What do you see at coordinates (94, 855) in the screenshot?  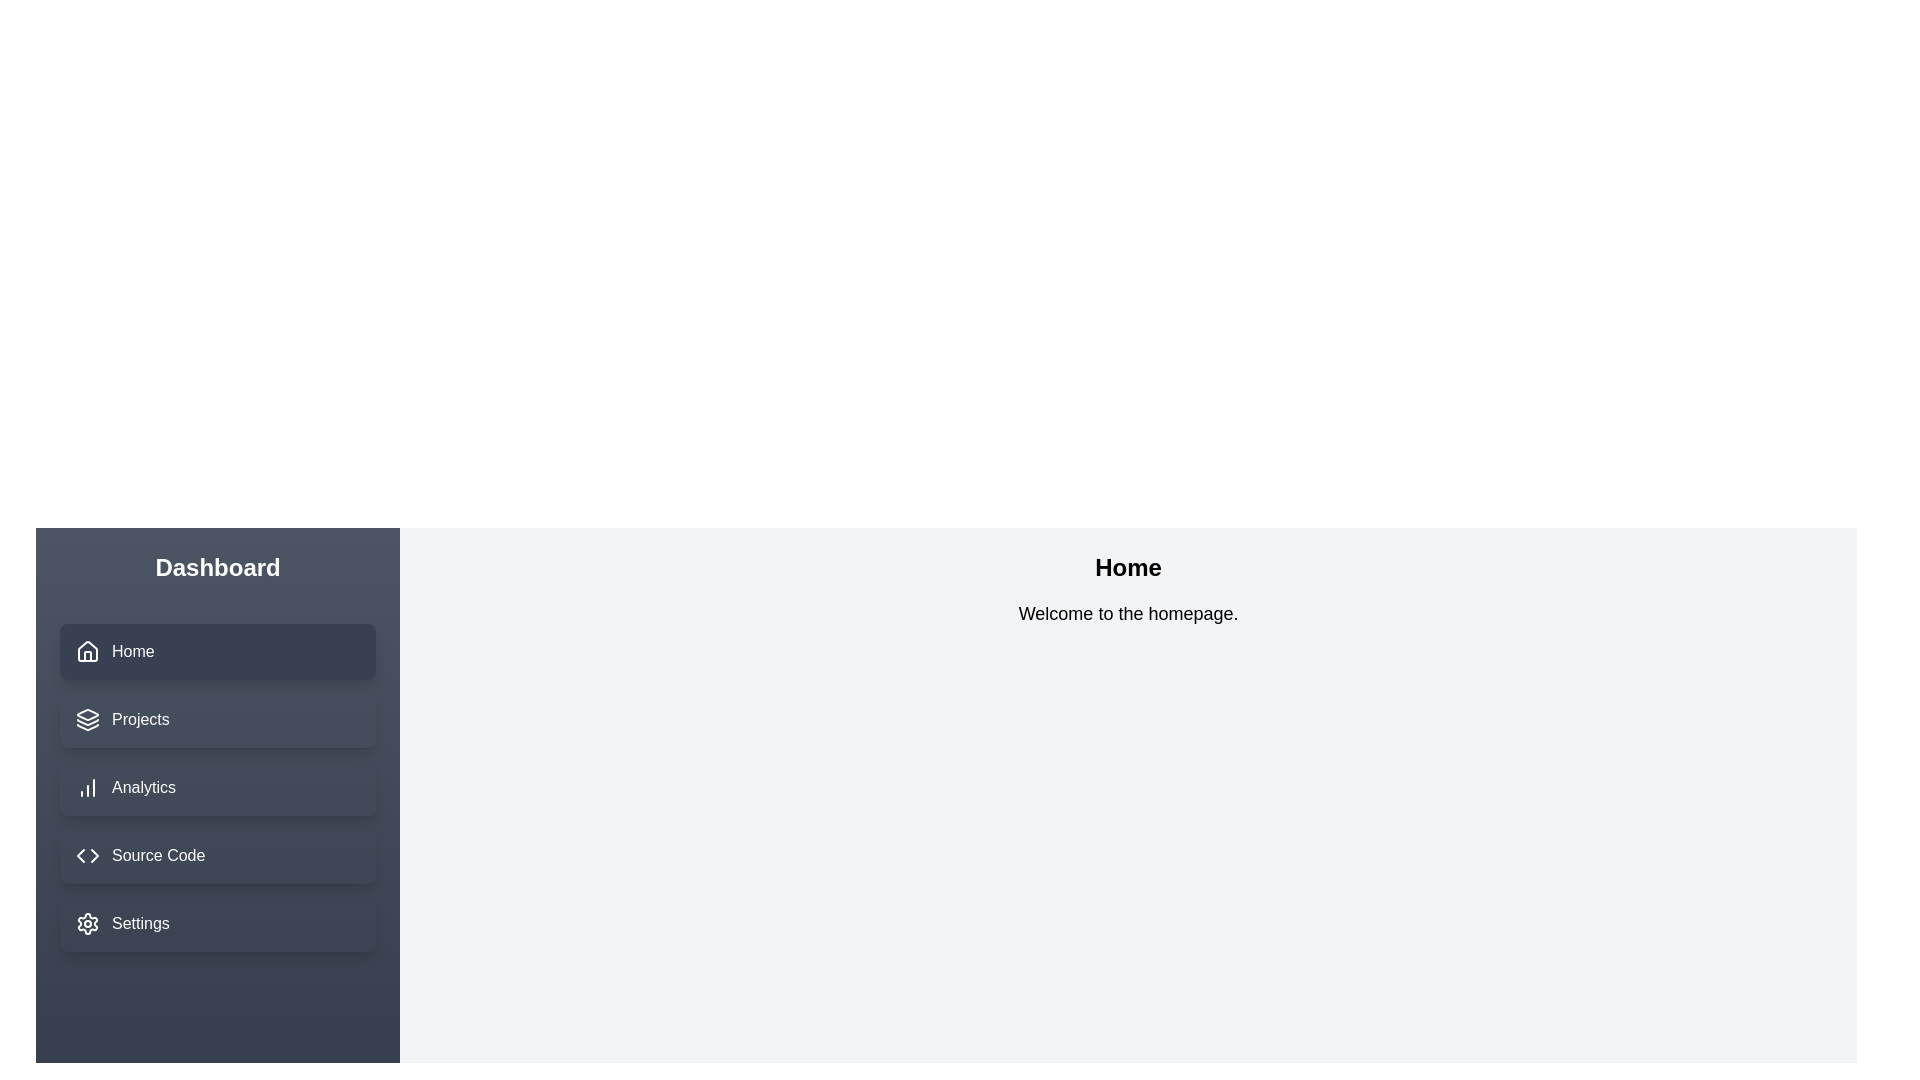 I see `the right-side SVG icon in the sidebar menu next to the 'Source Code' menu item` at bounding box center [94, 855].